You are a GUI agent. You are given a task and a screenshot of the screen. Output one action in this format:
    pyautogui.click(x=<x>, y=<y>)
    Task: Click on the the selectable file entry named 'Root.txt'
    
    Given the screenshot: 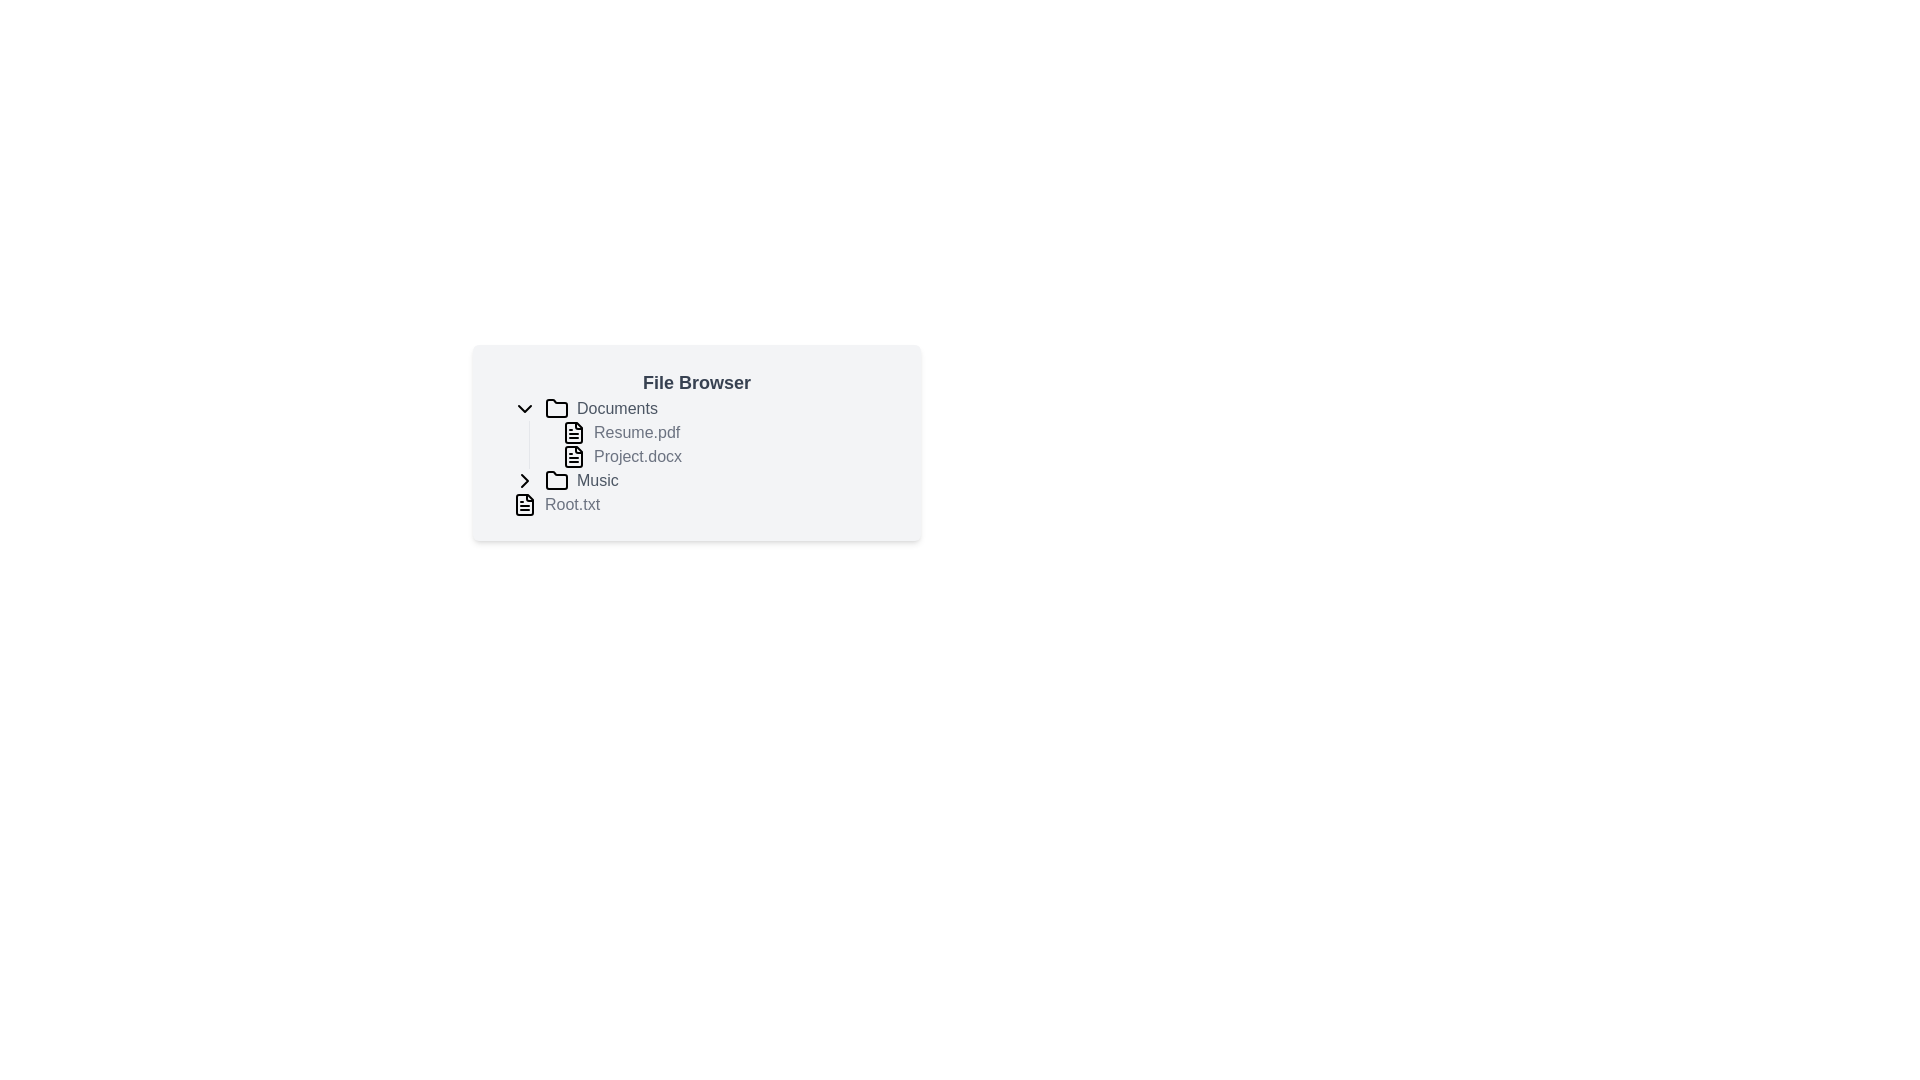 What is the action you would take?
    pyautogui.click(x=705, y=504)
    